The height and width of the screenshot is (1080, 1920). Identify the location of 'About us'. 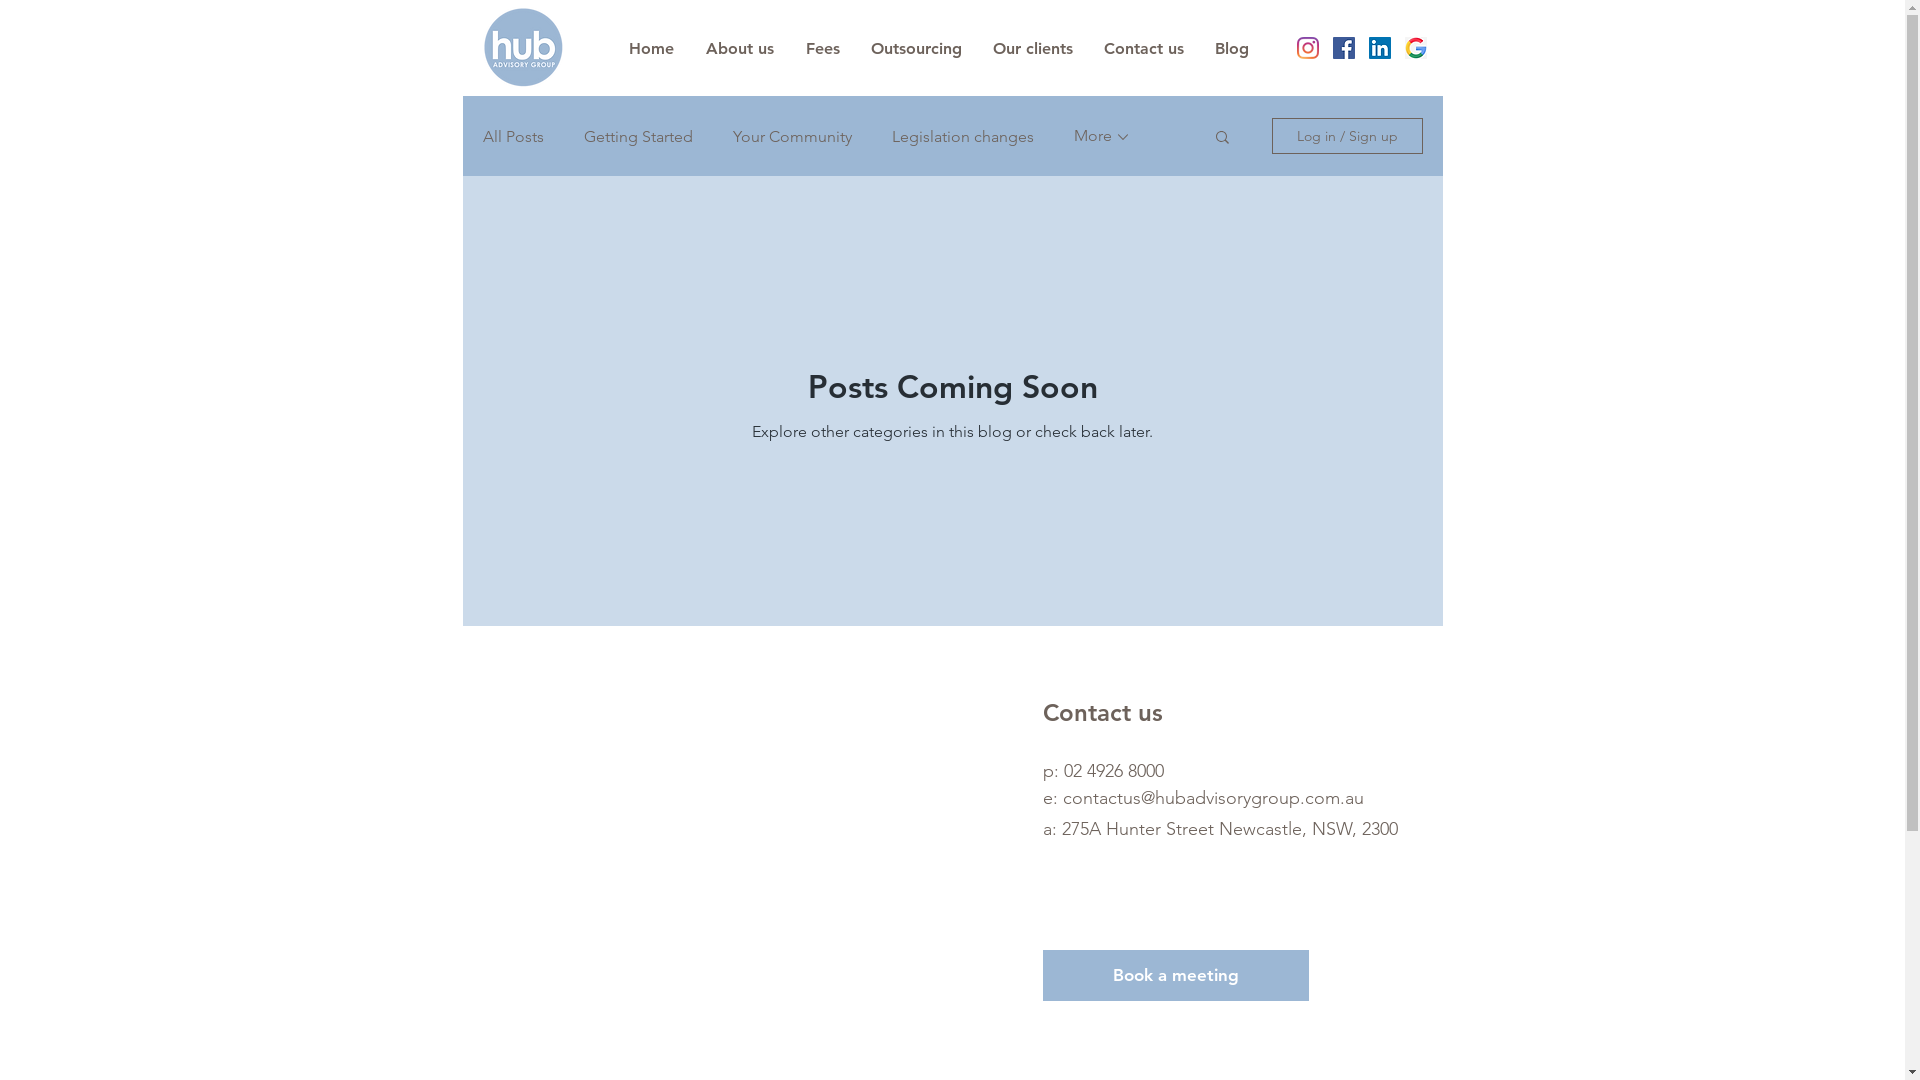
(738, 48).